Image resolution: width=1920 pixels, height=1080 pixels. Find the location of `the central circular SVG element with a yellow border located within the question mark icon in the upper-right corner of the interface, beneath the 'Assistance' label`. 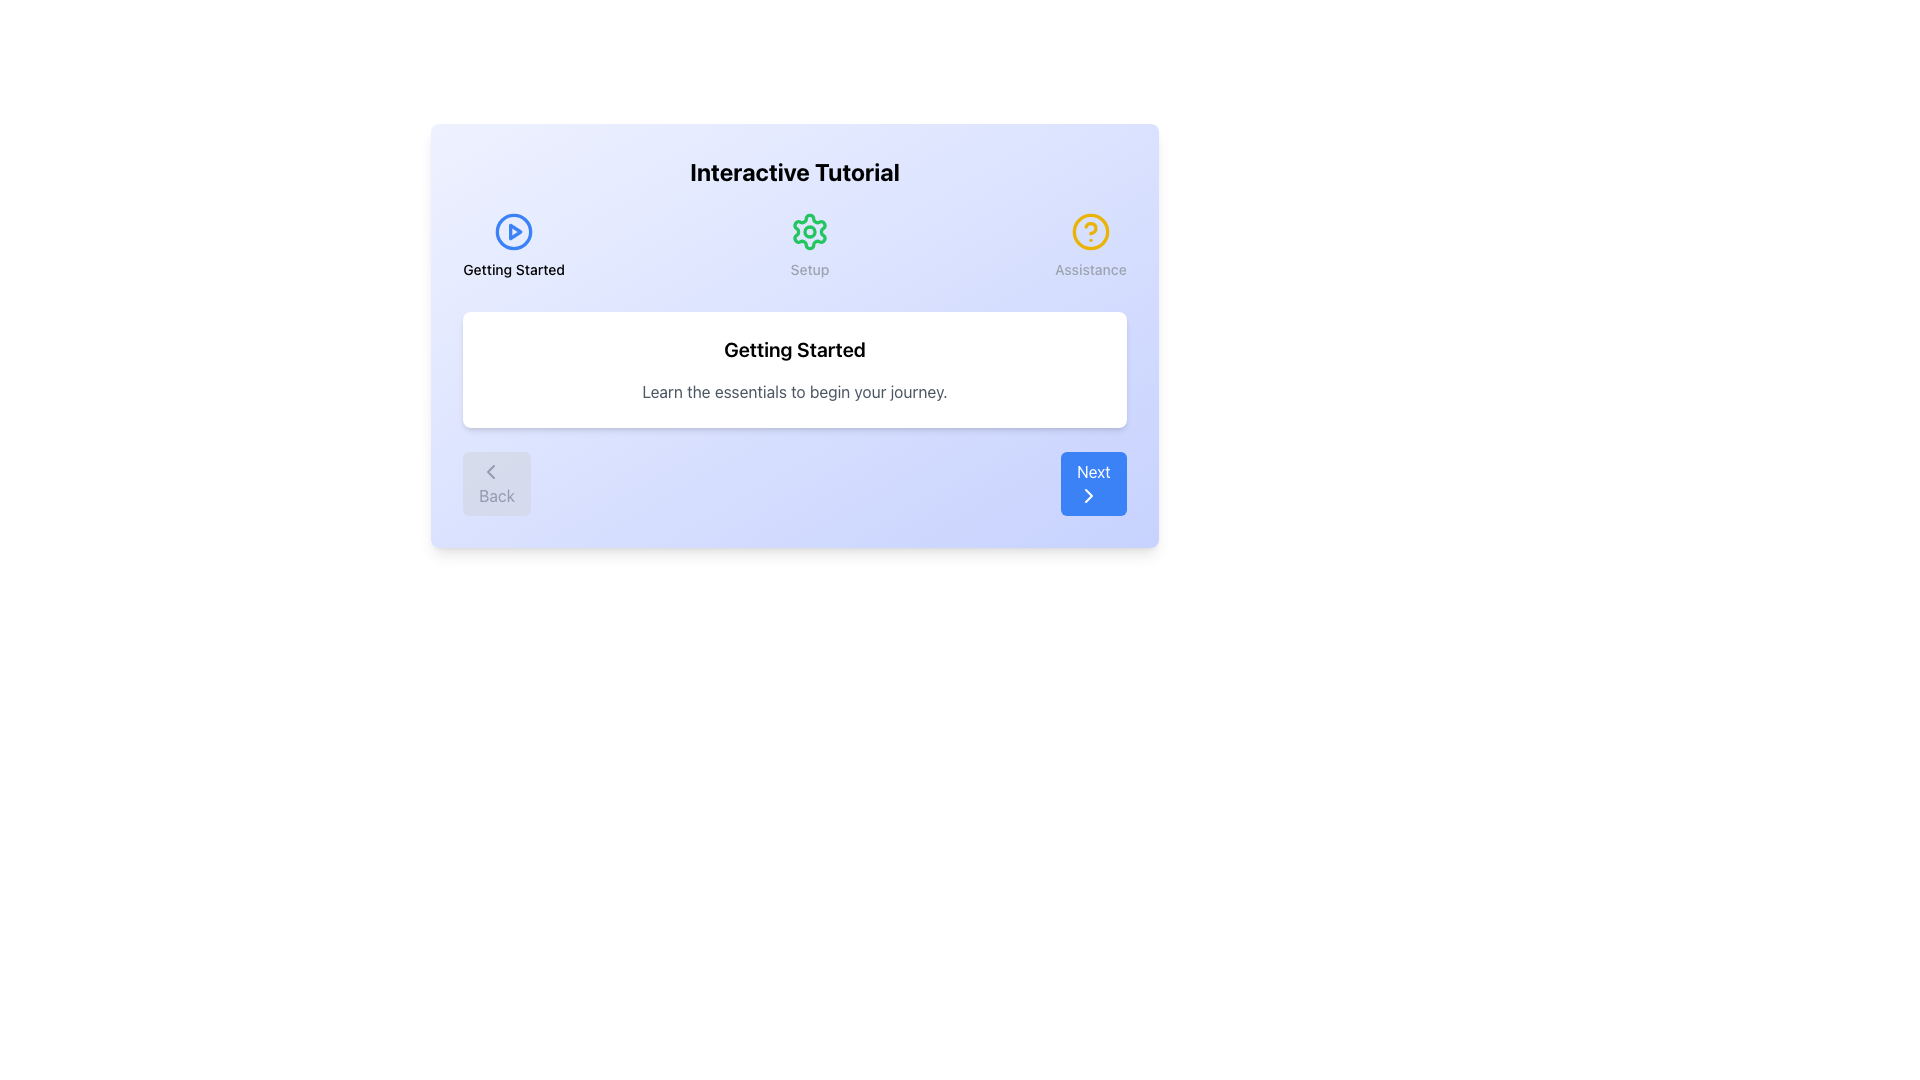

the central circular SVG element with a yellow border located within the question mark icon in the upper-right corner of the interface, beneath the 'Assistance' label is located at coordinates (1089, 230).